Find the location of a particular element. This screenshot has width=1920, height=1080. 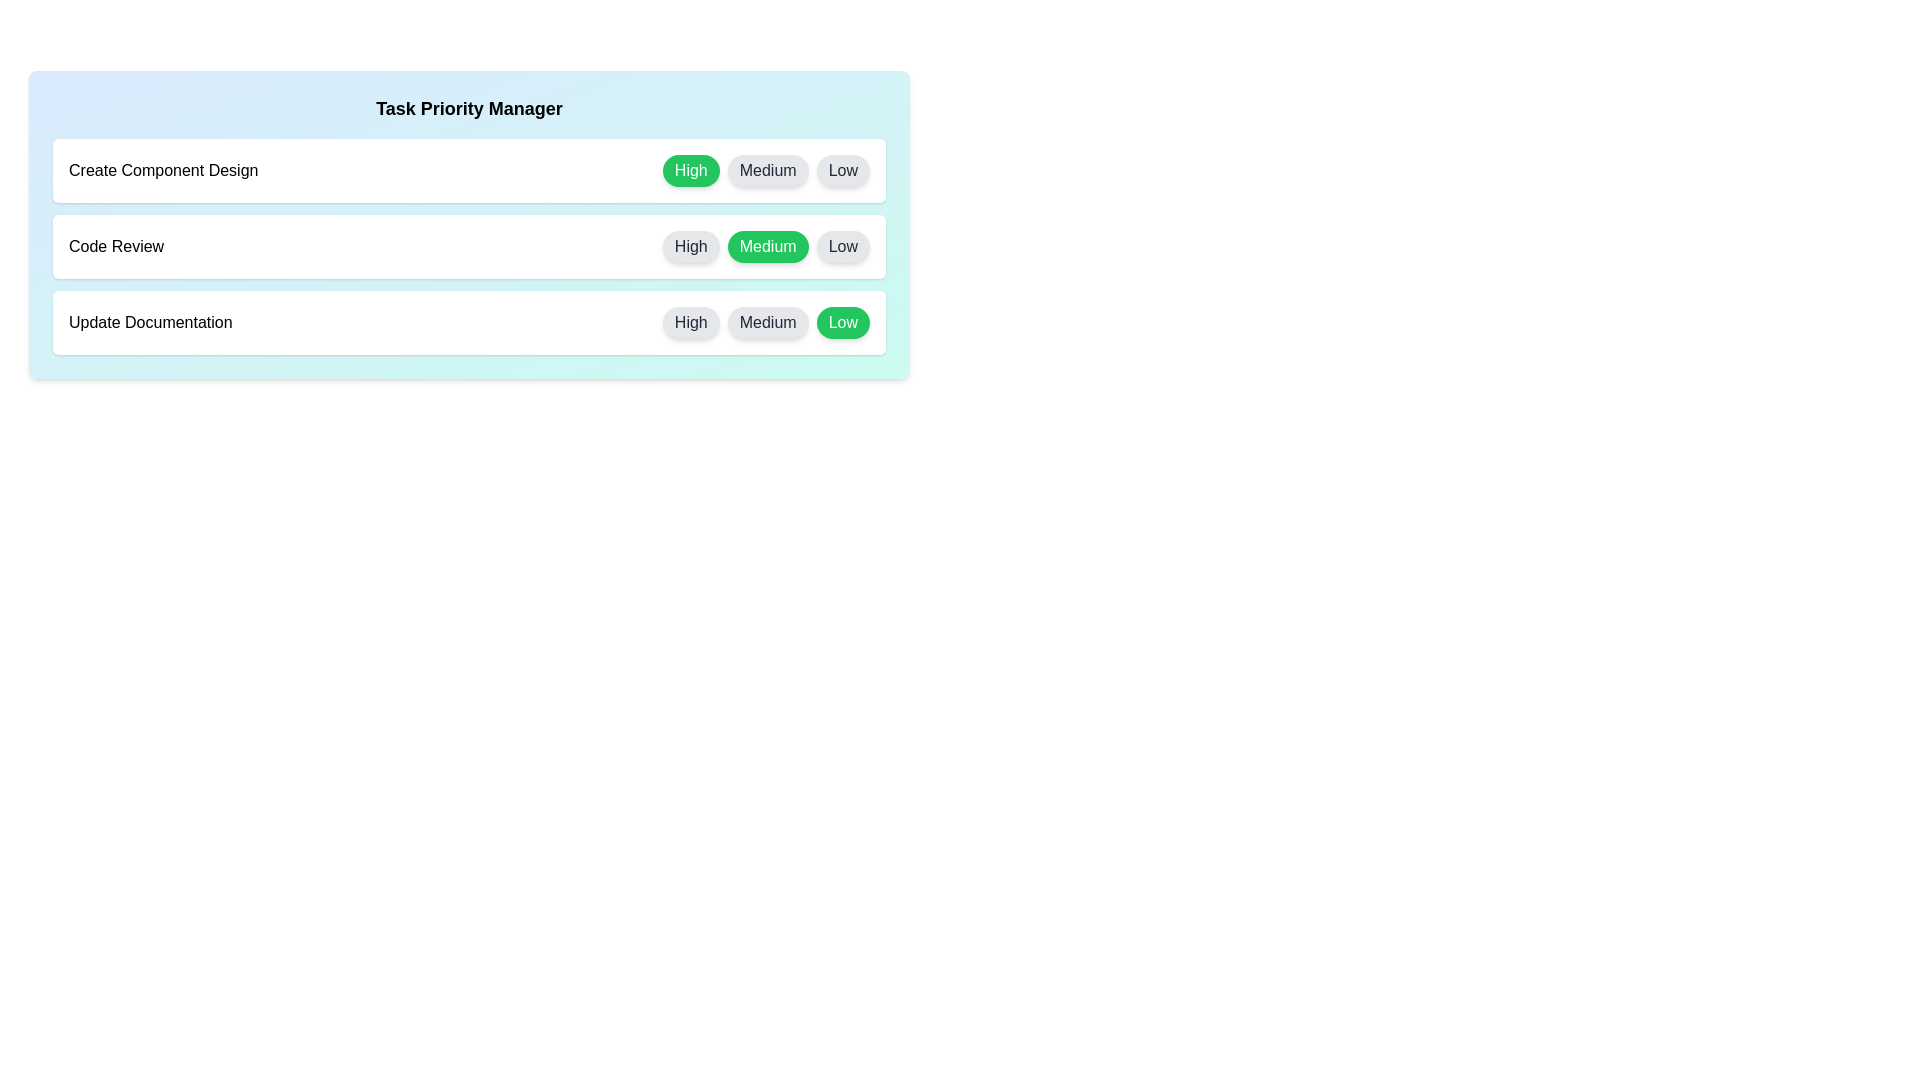

the priority button labeled High for the task Create Component Design is located at coordinates (691, 169).